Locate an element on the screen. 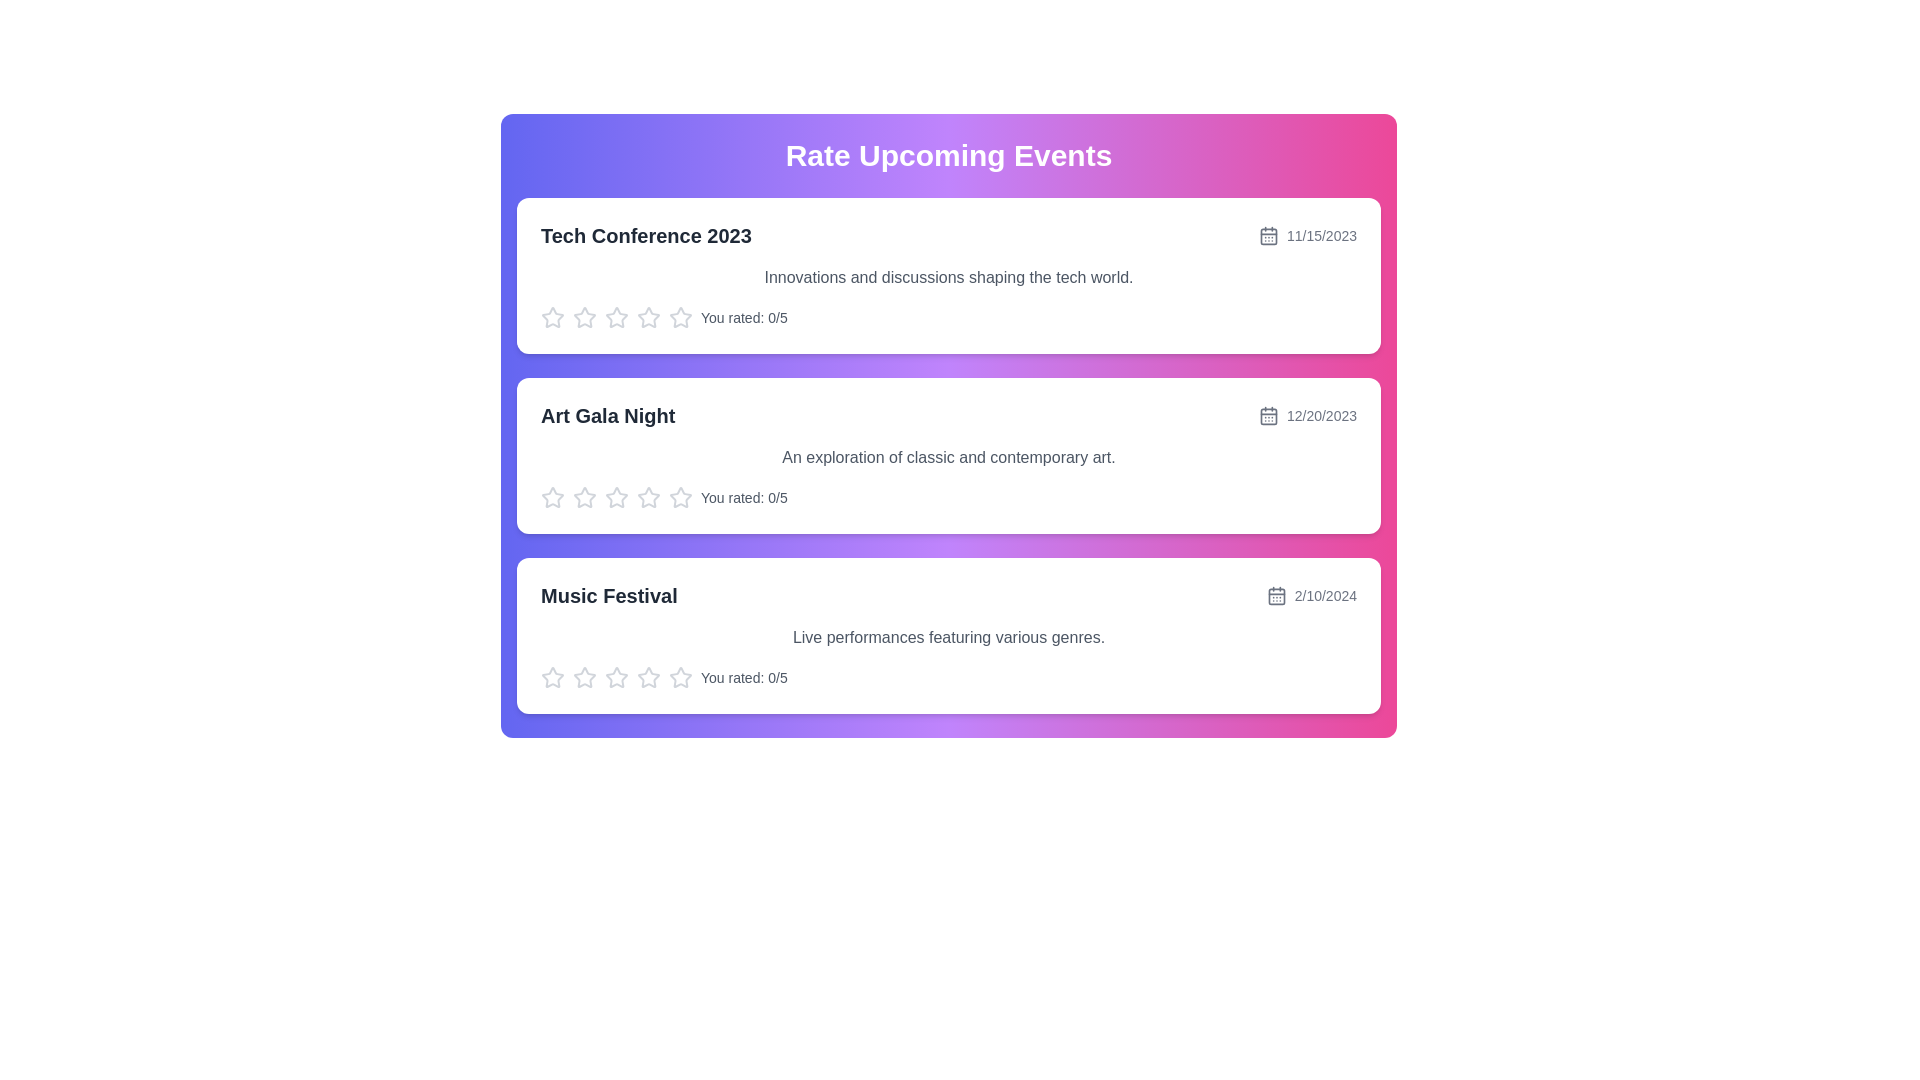 This screenshot has height=1080, width=1920. the calendar icon with a minimalist SVG design located in the 'Music Festival' section, positioned at the top-right corner adjacent to the date '2/10/2024' is located at coordinates (1275, 595).